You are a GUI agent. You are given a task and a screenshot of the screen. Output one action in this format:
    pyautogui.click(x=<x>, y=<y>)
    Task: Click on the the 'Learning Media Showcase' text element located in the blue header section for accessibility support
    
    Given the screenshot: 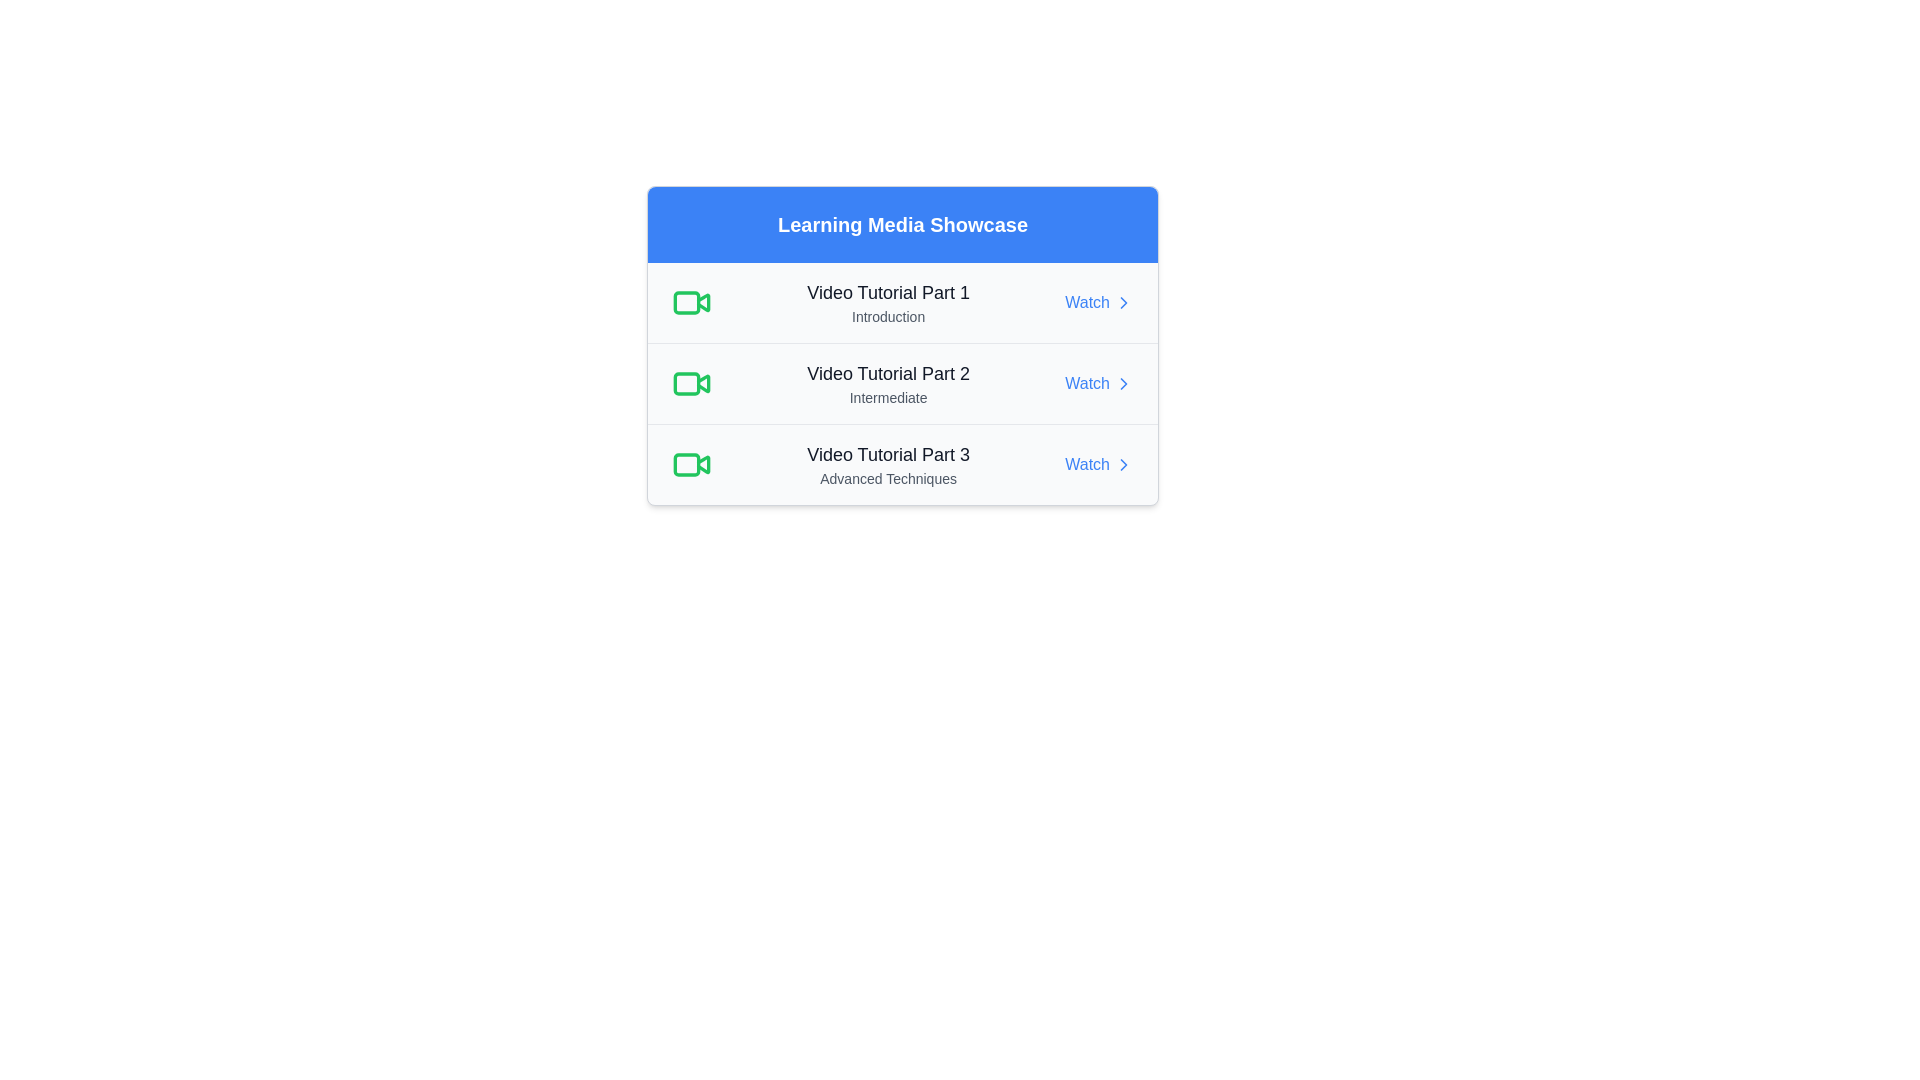 What is the action you would take?
    pyautogui.click(x=901, y=224)
    